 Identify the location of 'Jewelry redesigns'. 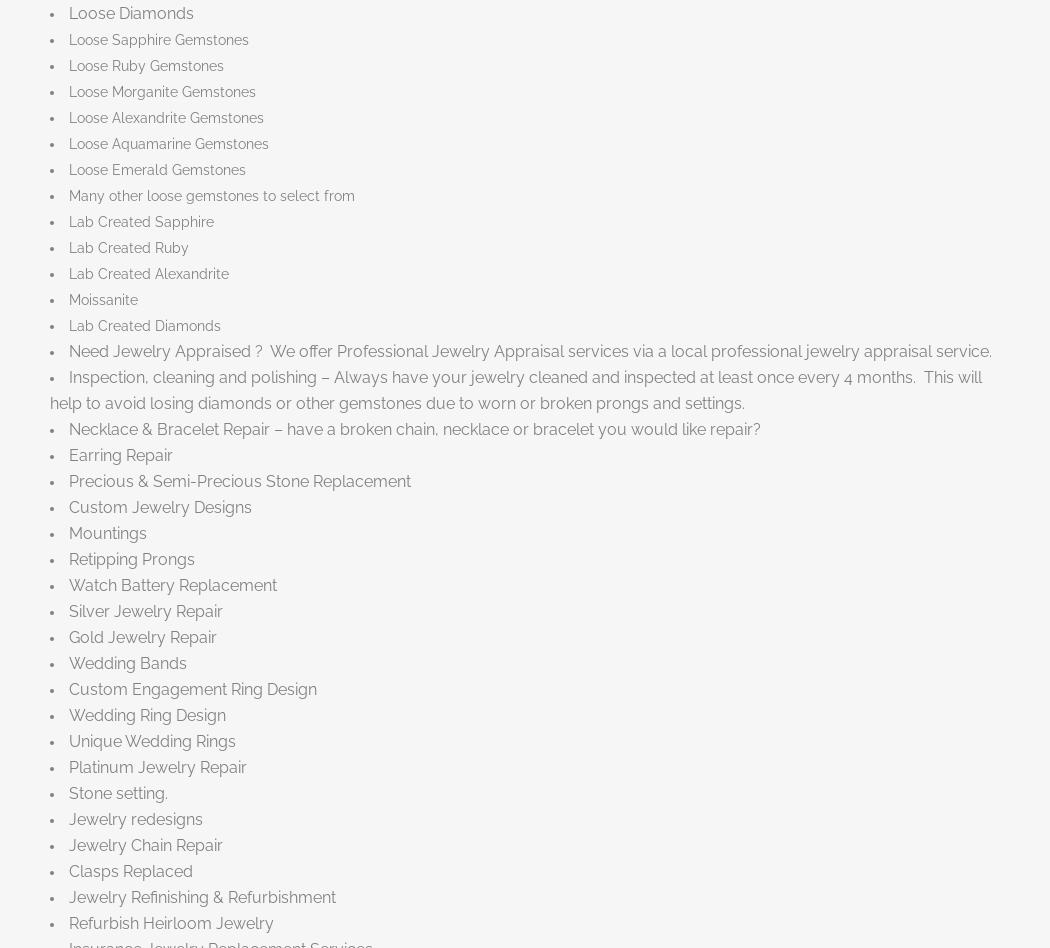
(134, 818).